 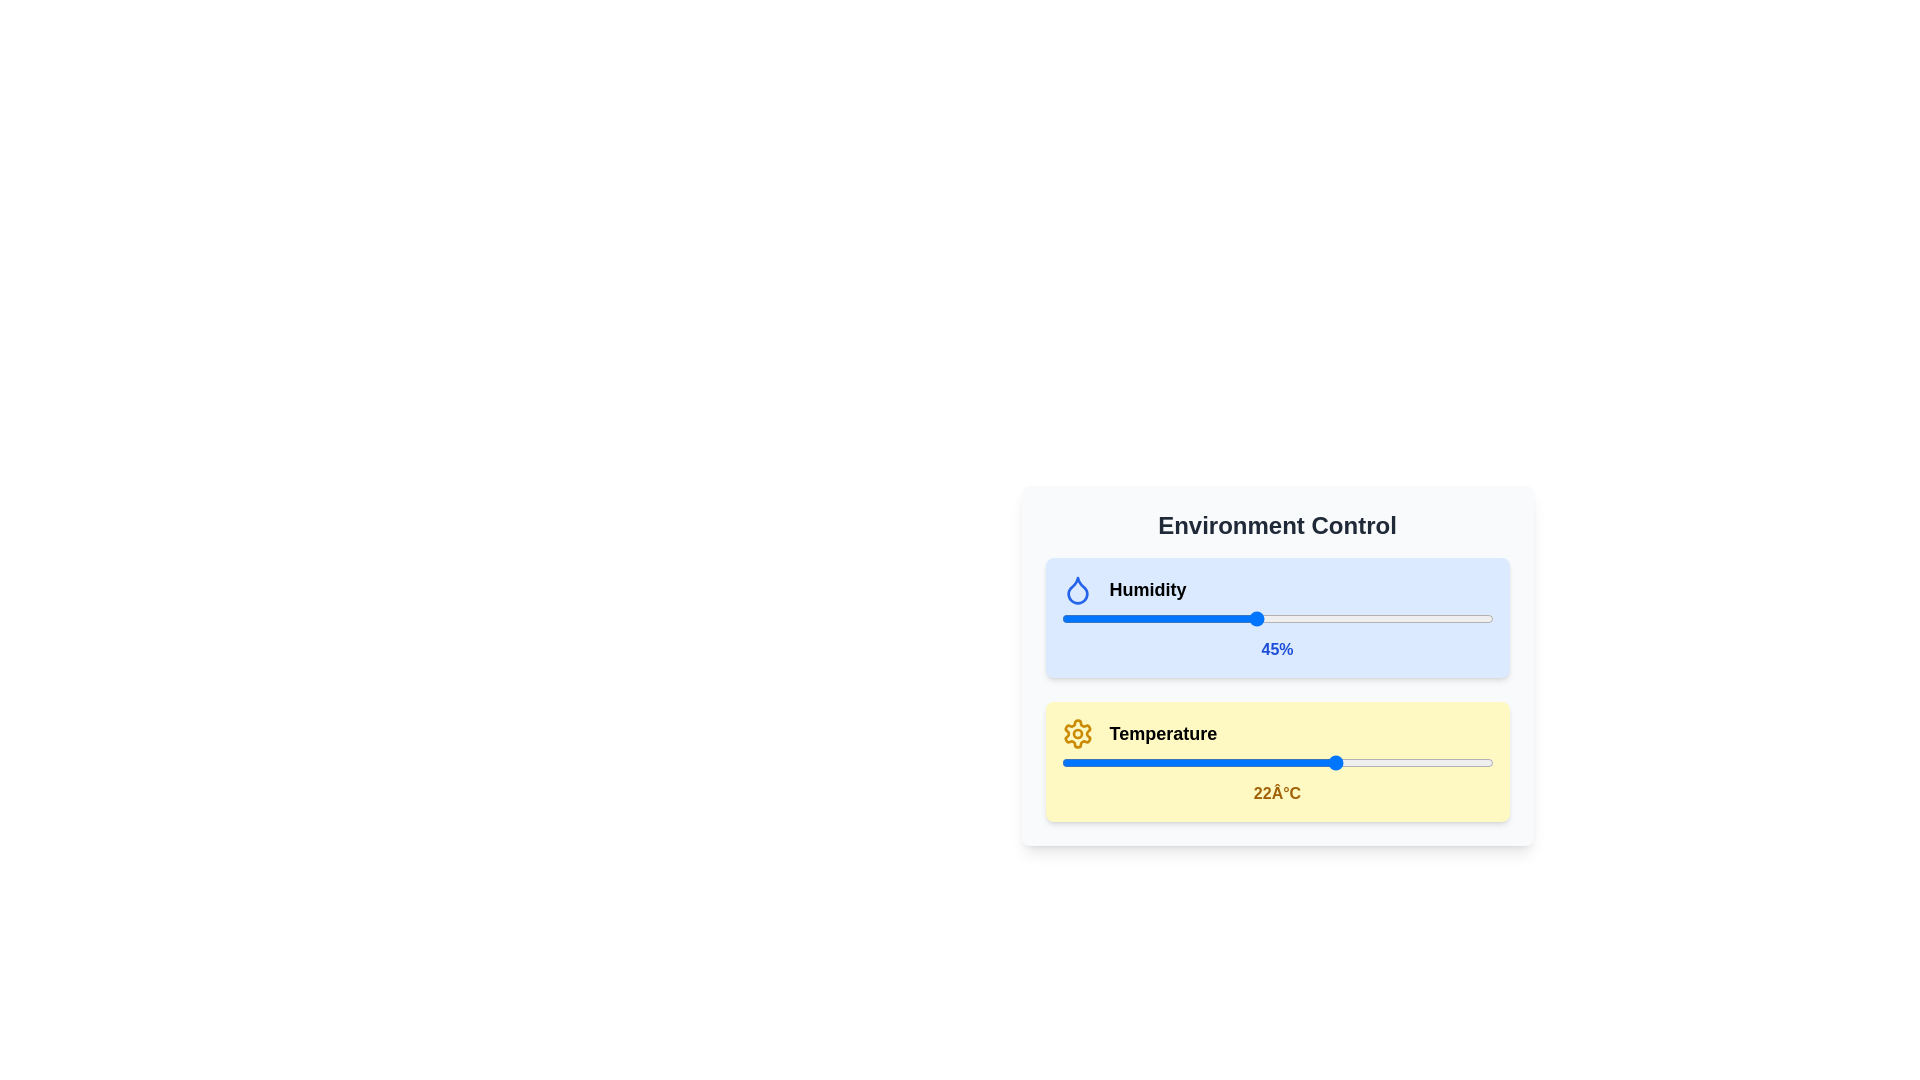 What do you see at coordinates (1191, 763) in the screenshot?
I see `the temperature slider to set the temperature to 5 degrees Celsius` at bounding box center [1191, 763].